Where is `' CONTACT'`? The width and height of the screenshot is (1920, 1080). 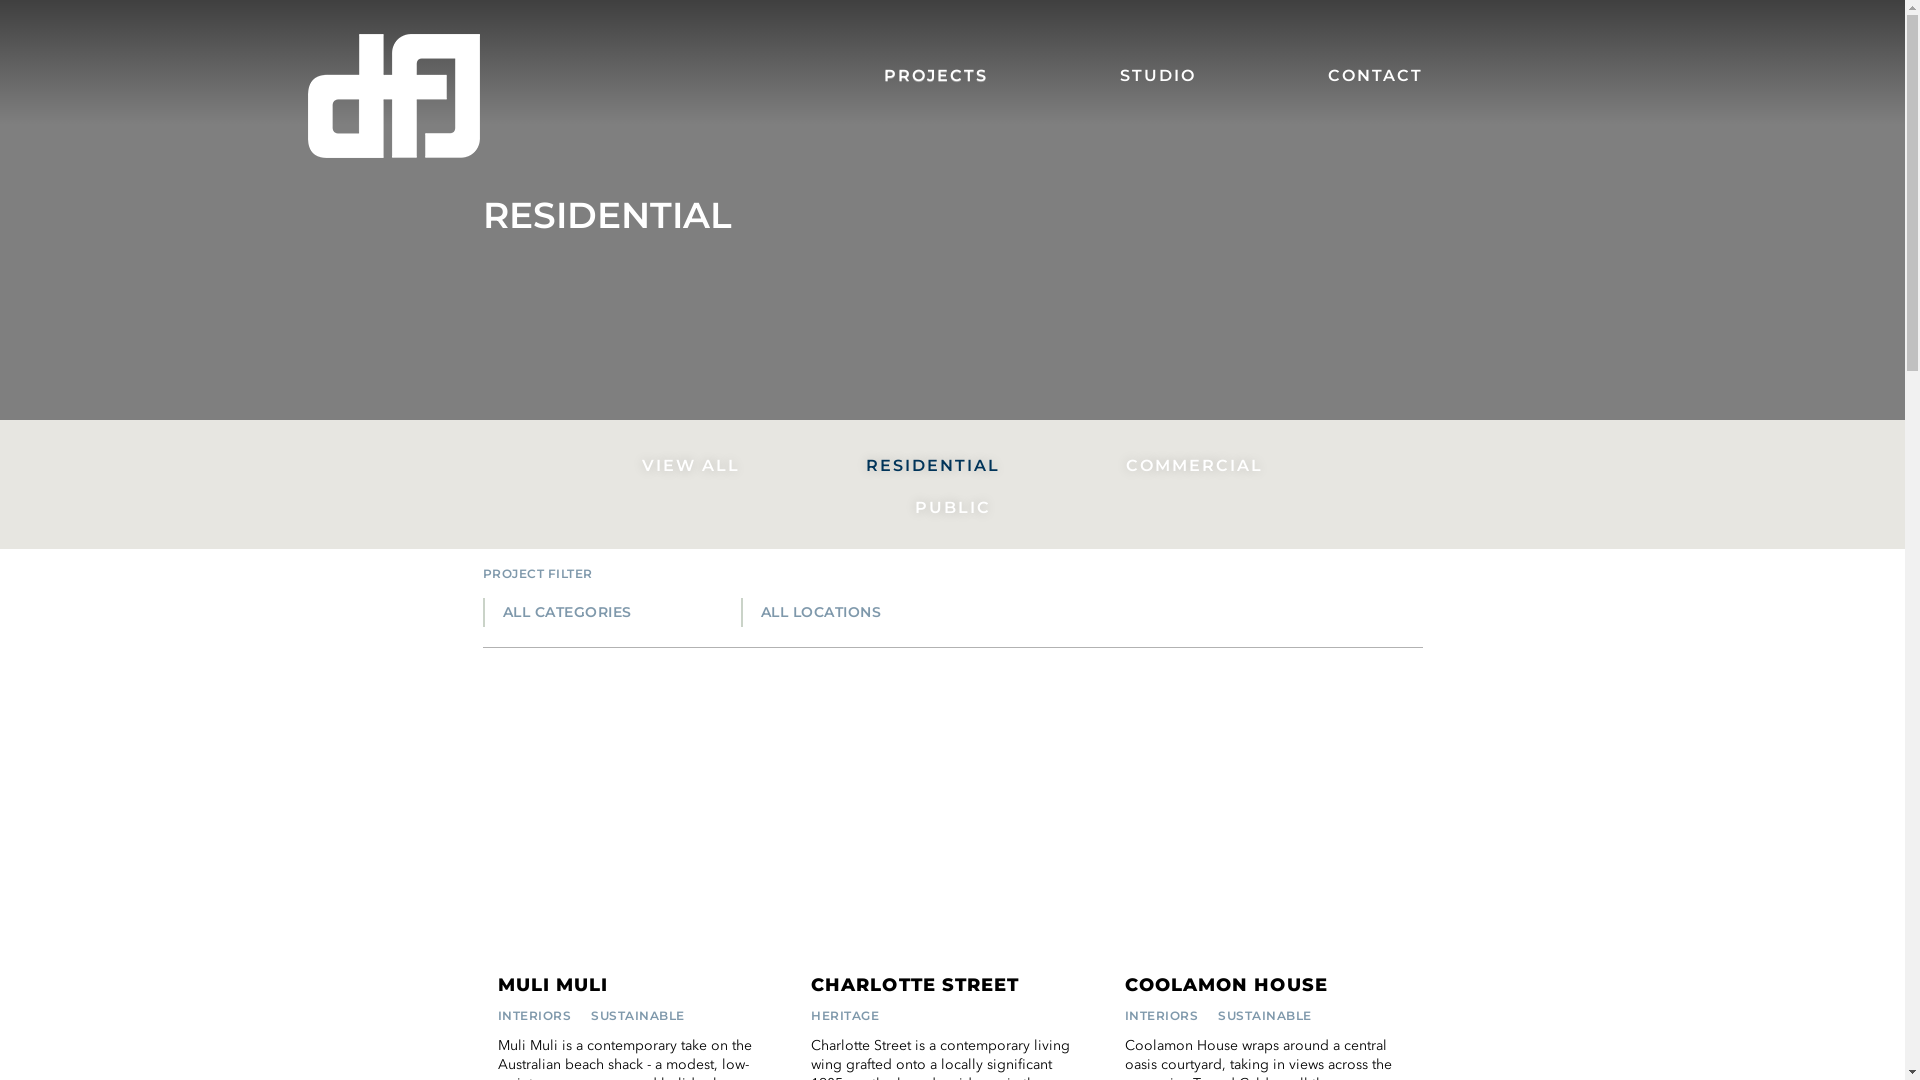 ' CONTACT' is located at coordinates (1339, 75).